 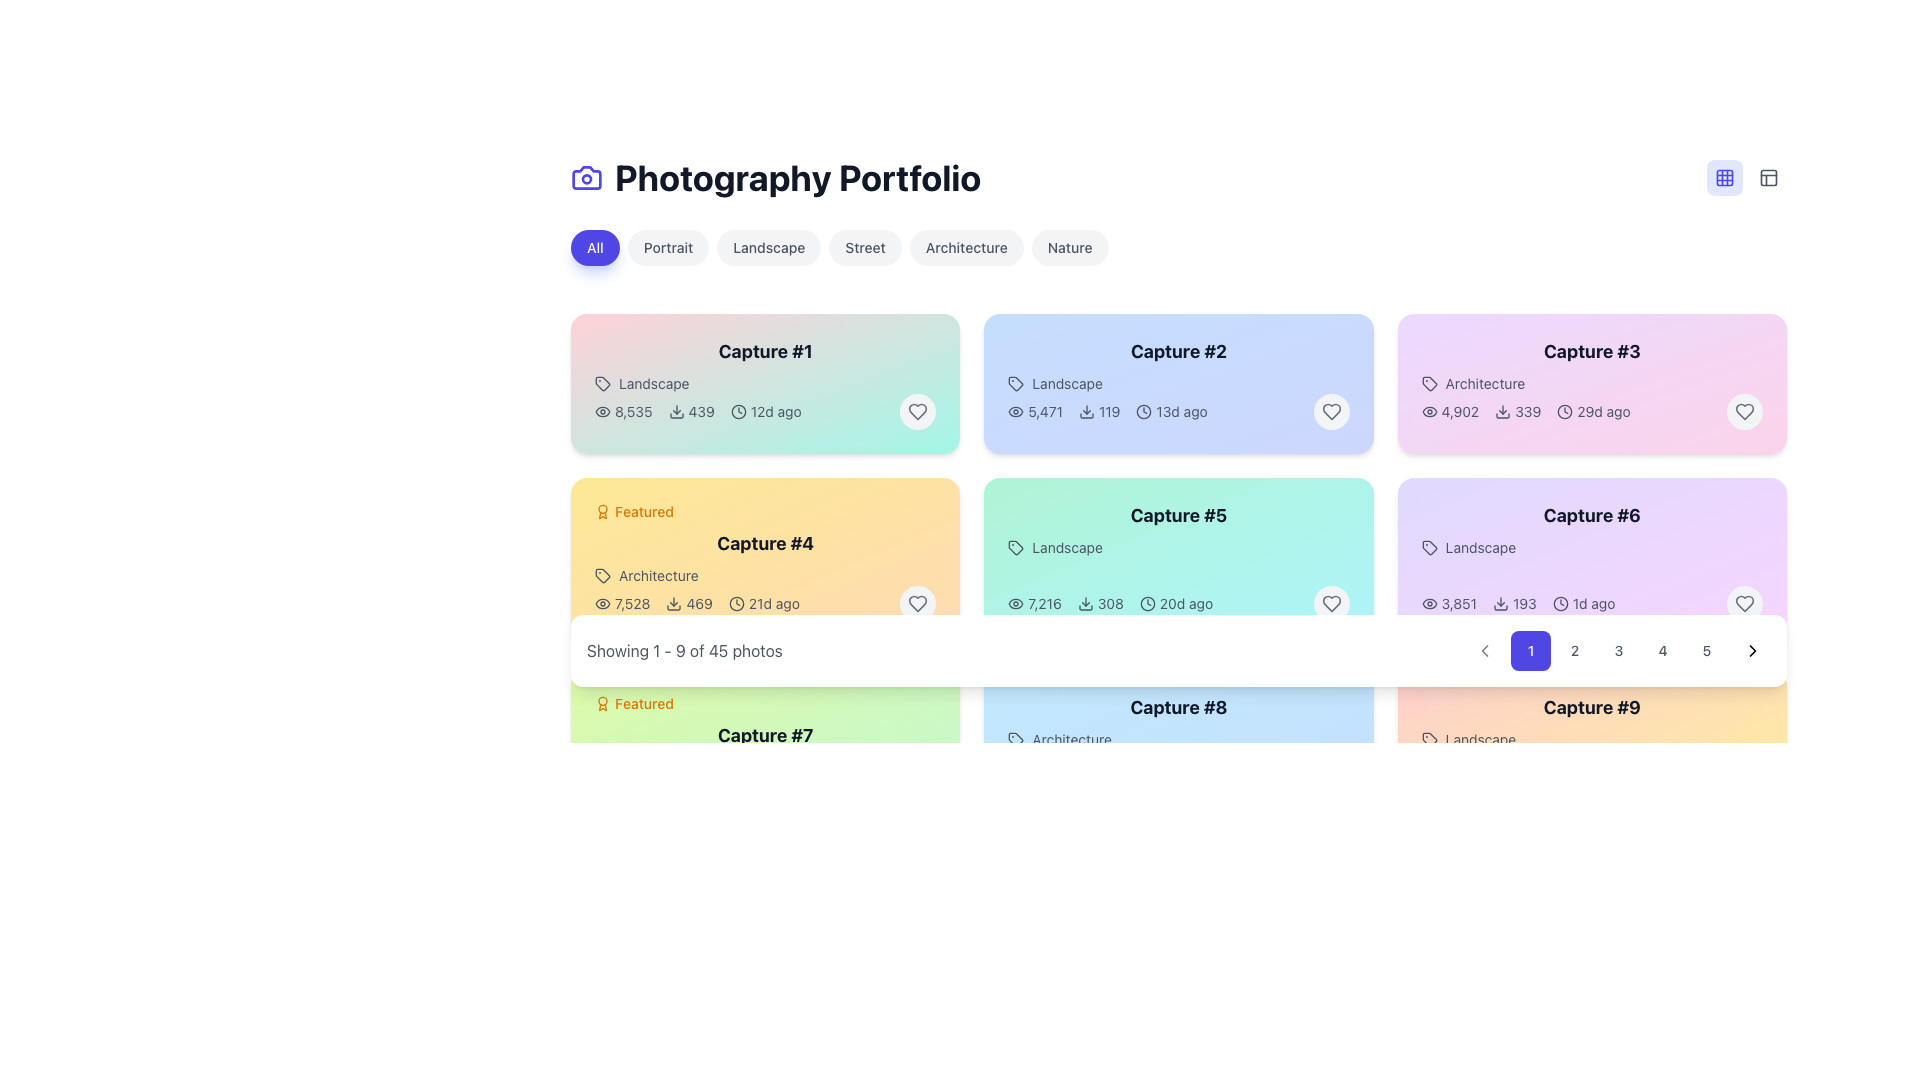 I want to click on the square with rounded corners located in the top-right region of the interface, which is part of an icon set and has no visible fill or stroke, so click(x=1769, y=176).